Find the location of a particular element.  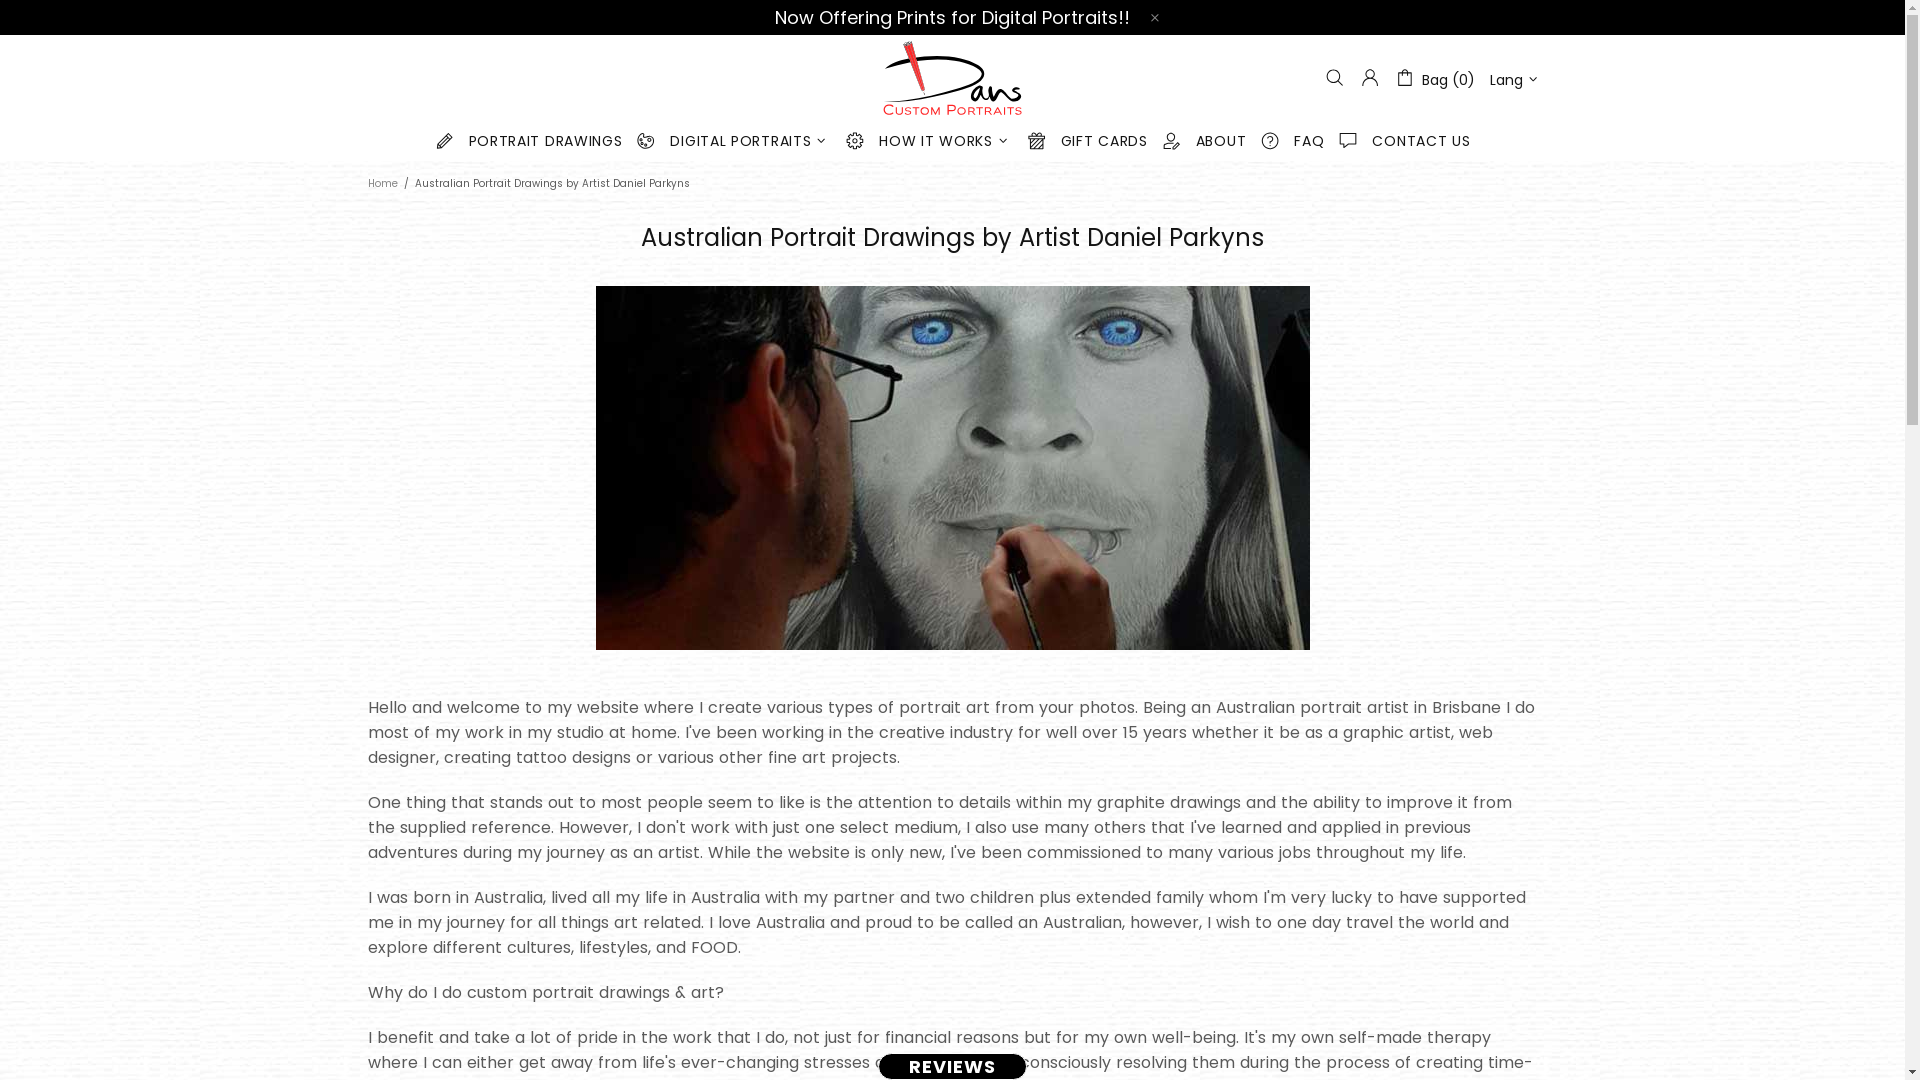

'CONTACT US' is located at coordinates (1402, 140).